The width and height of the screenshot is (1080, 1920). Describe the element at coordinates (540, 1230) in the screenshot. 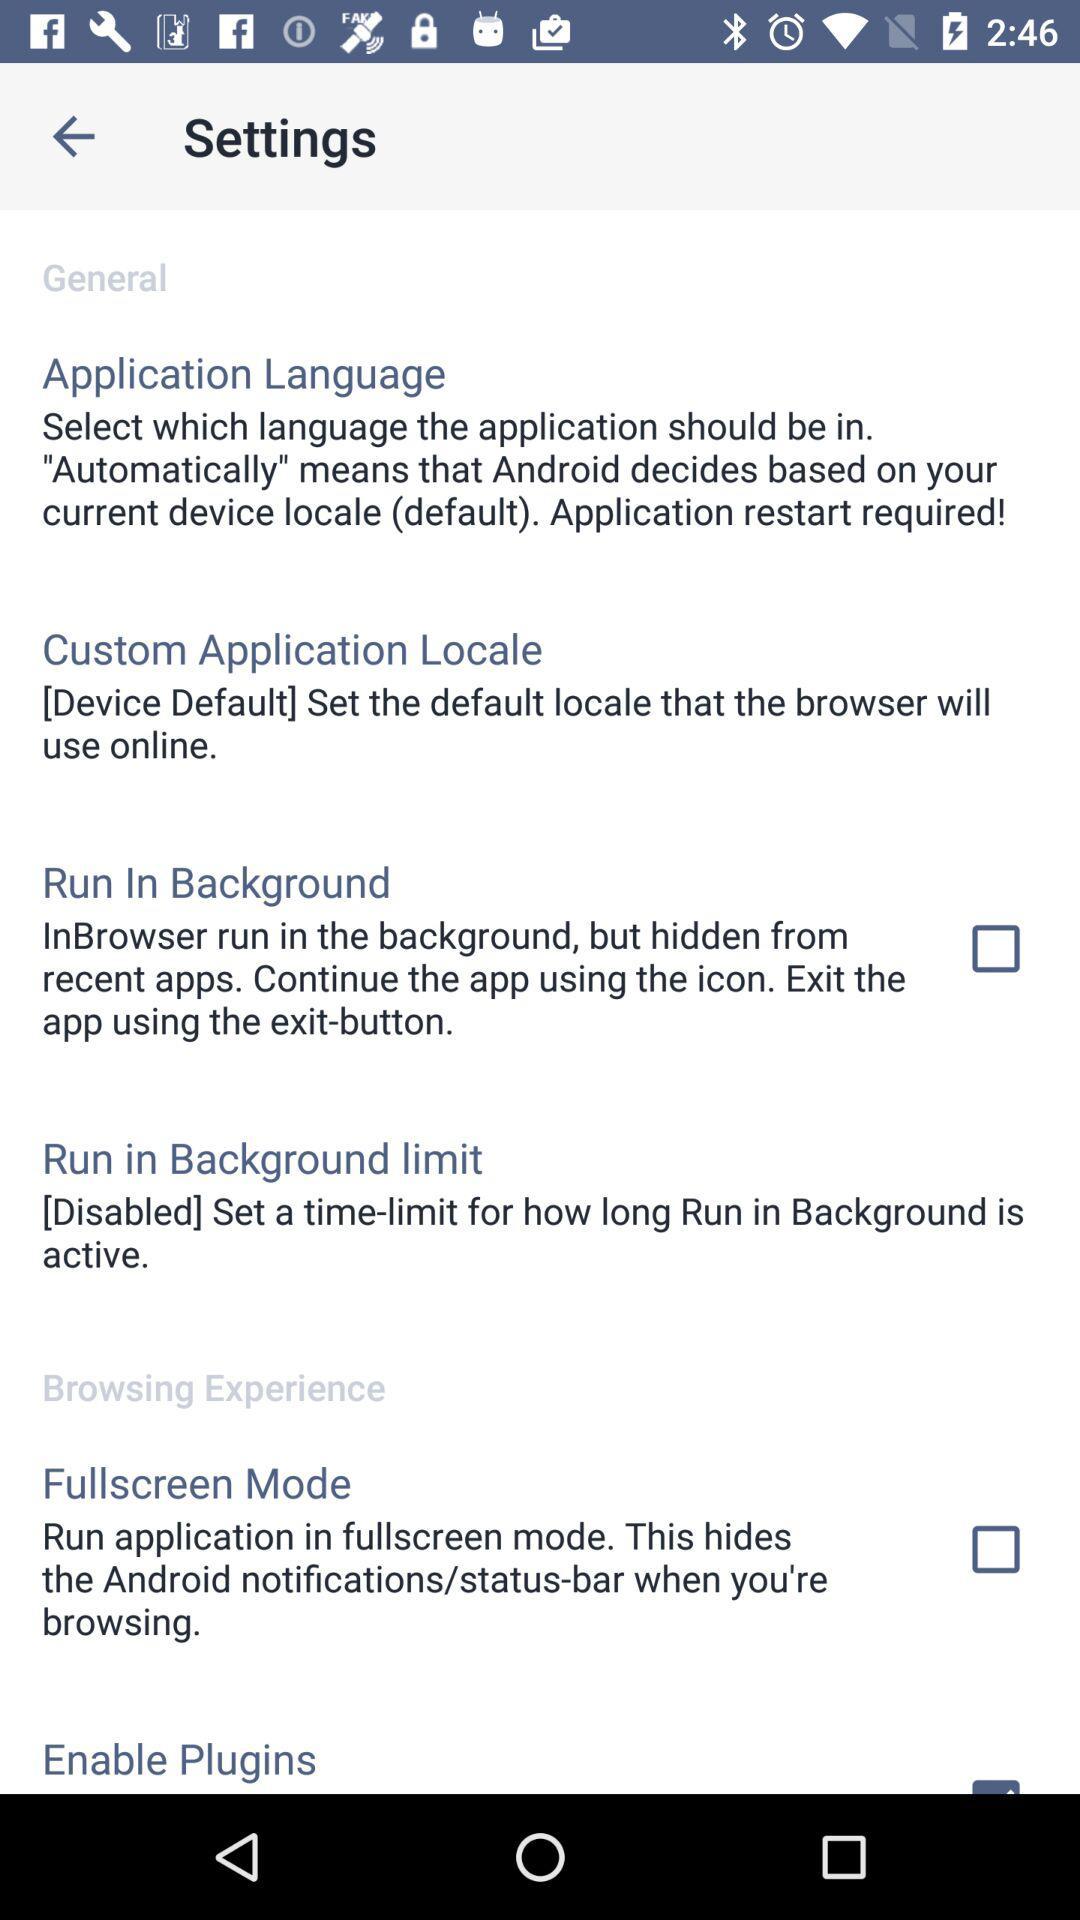

I see `app below the run in background` at that location.